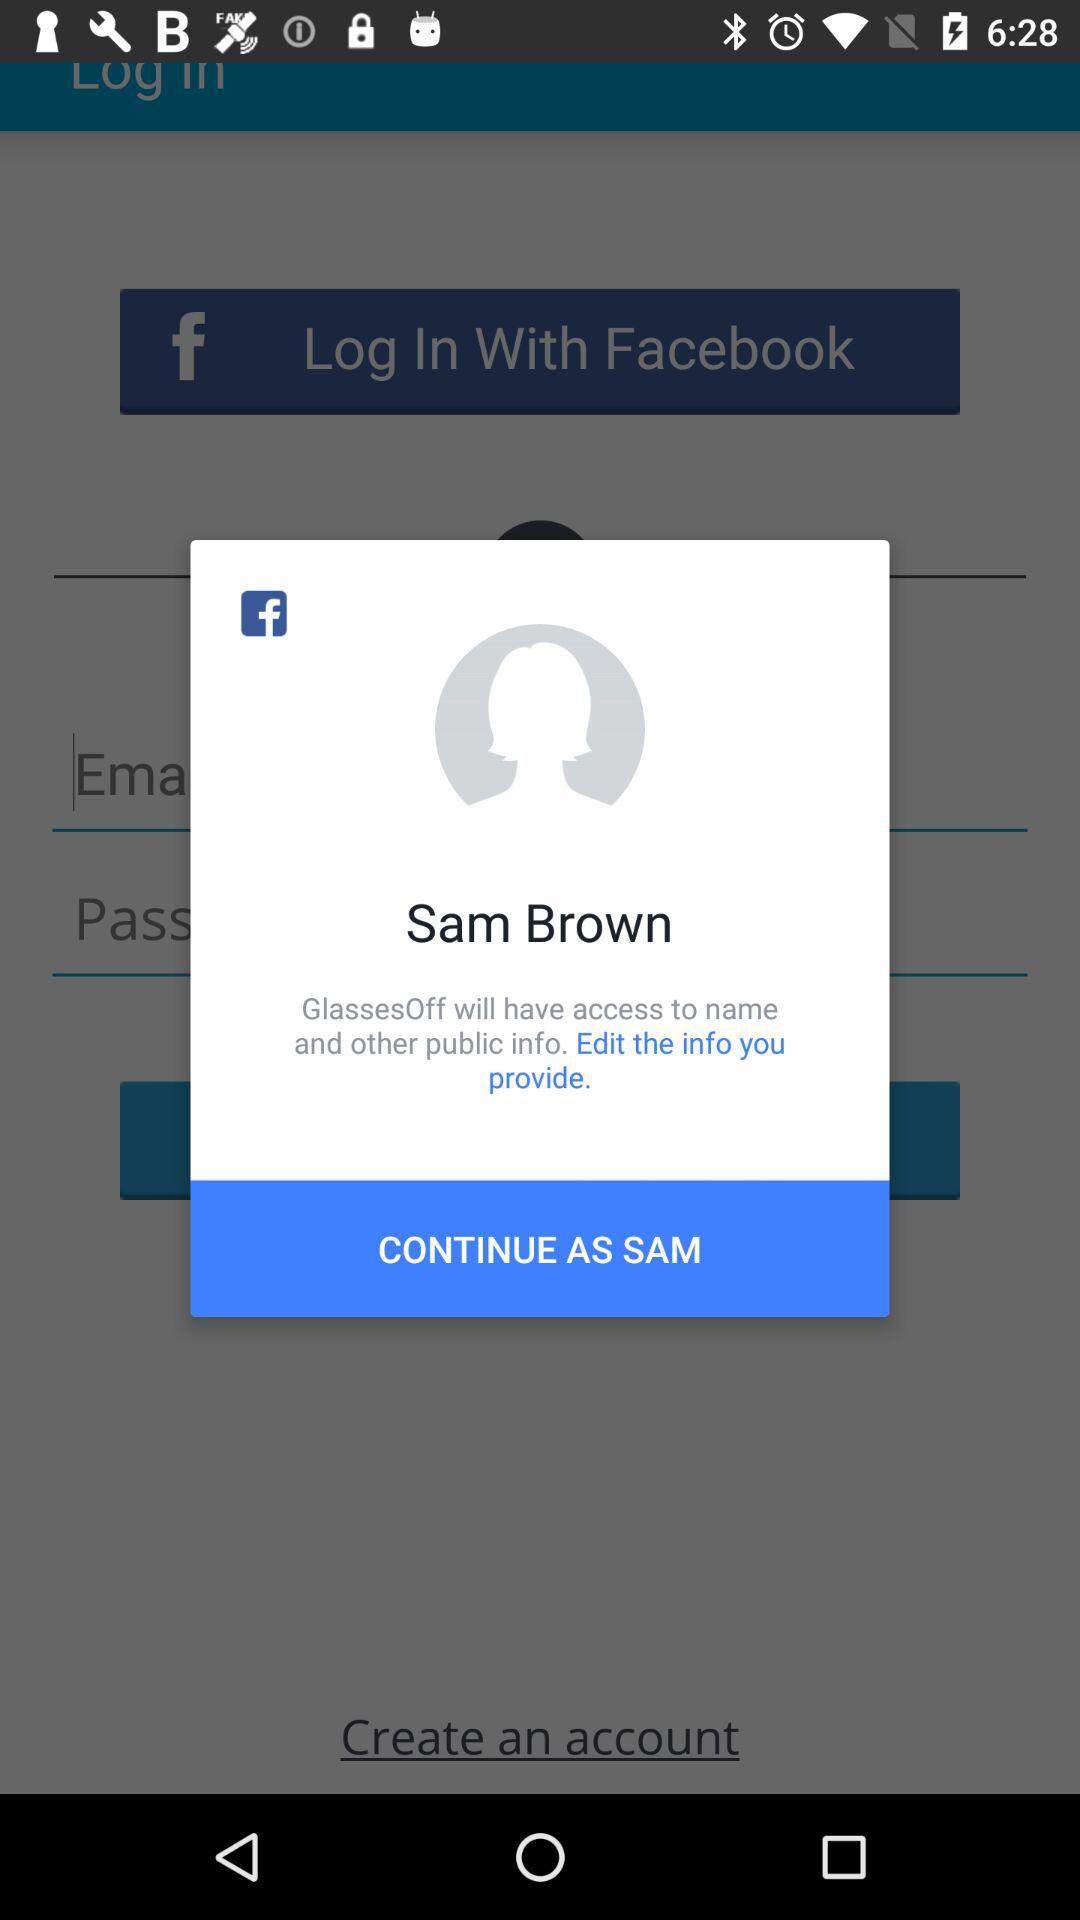 This screenshot has width=1080, height=1920. Describe the element at coordinates (540, 1041) in the screenshot. I see `the icon above the continue as sam item` at that location.